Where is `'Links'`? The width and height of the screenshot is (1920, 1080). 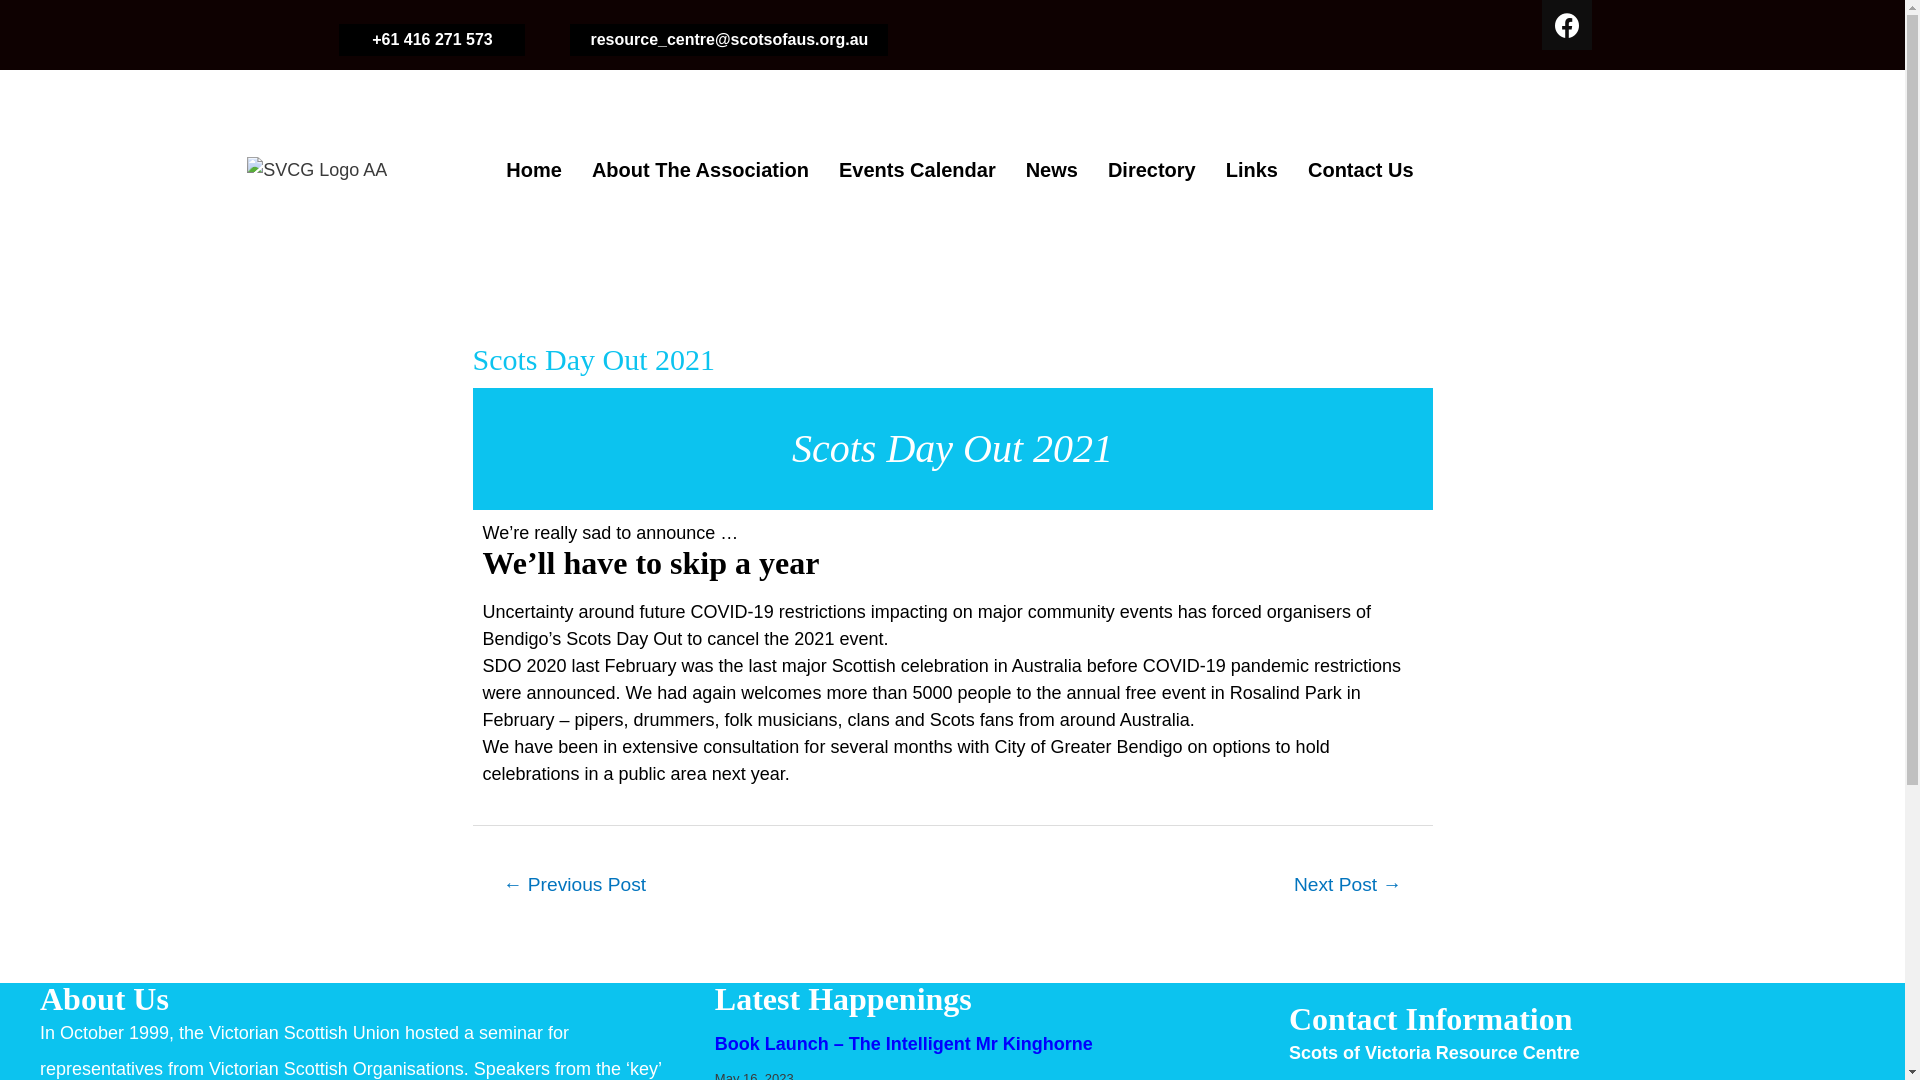 'Links' is located at coordinates (1209, 168).